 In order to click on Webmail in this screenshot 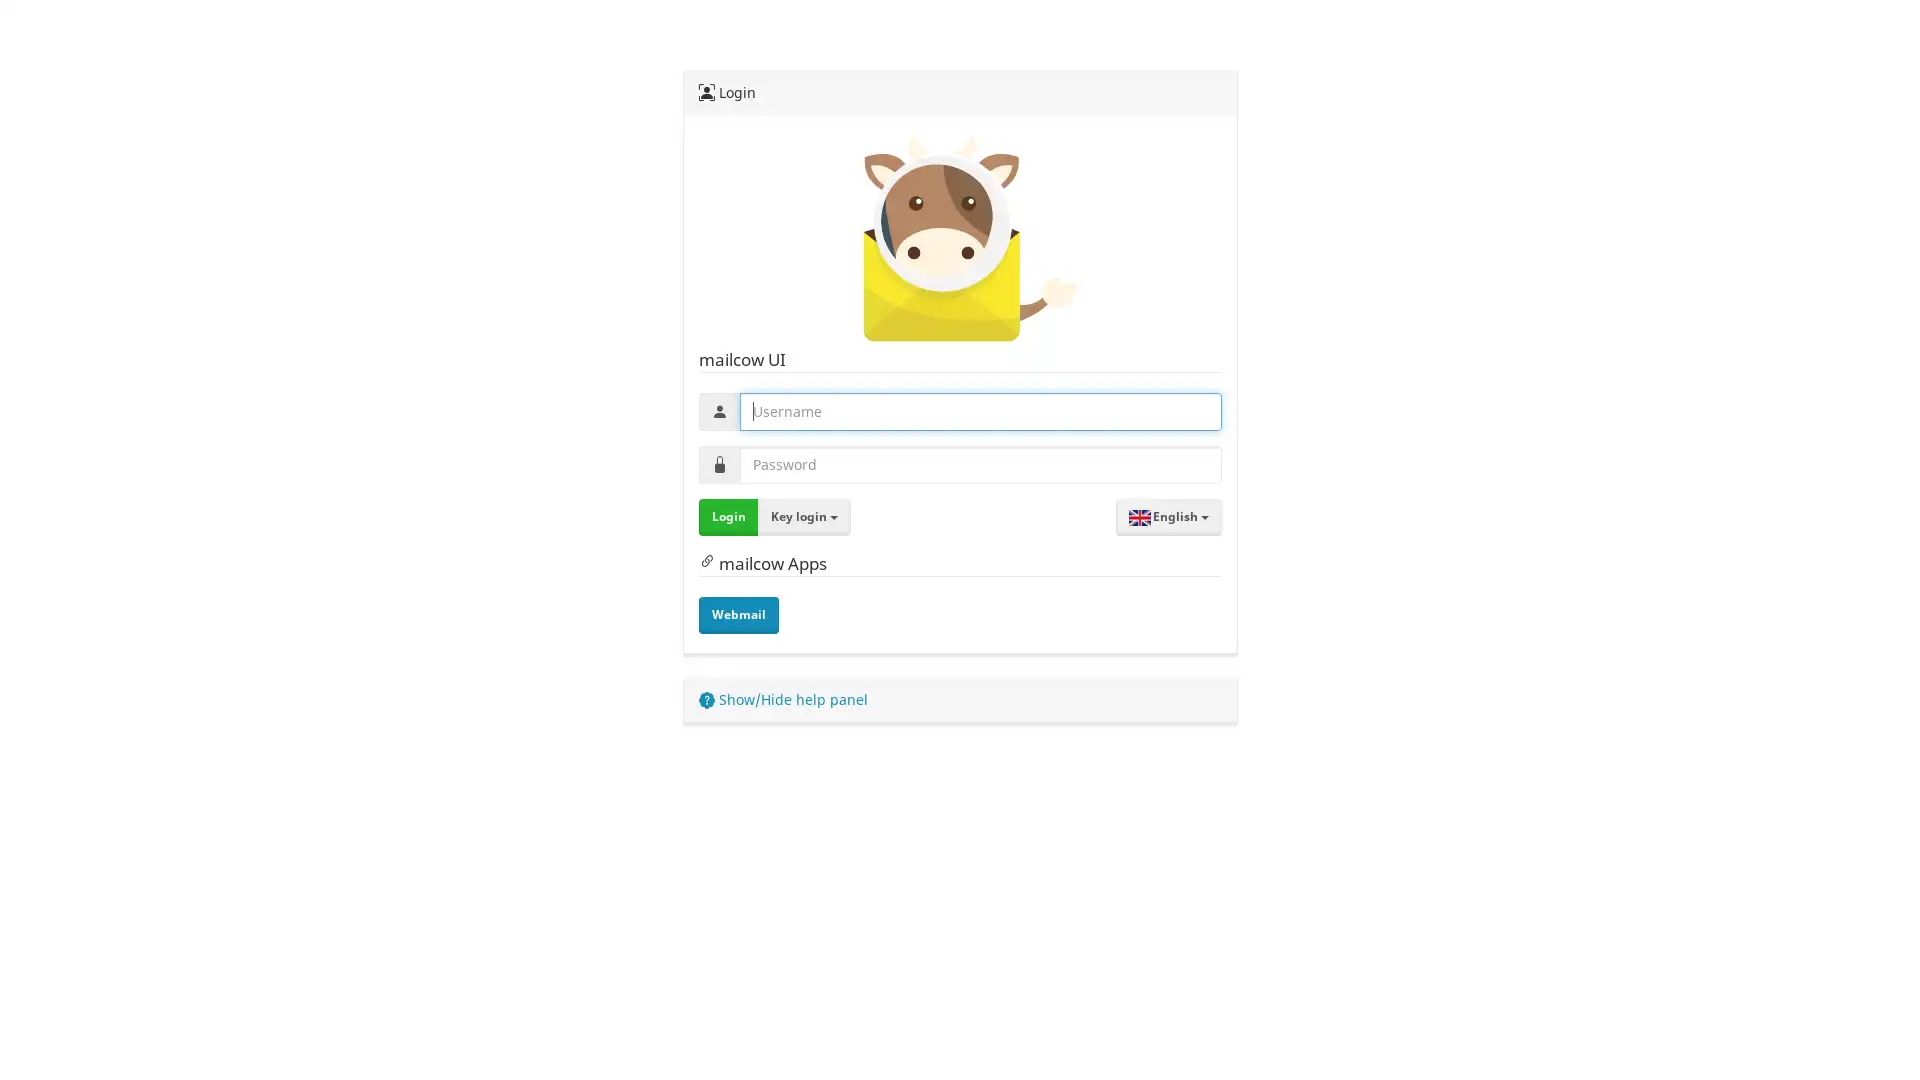, I will do `click(737, 614)`.